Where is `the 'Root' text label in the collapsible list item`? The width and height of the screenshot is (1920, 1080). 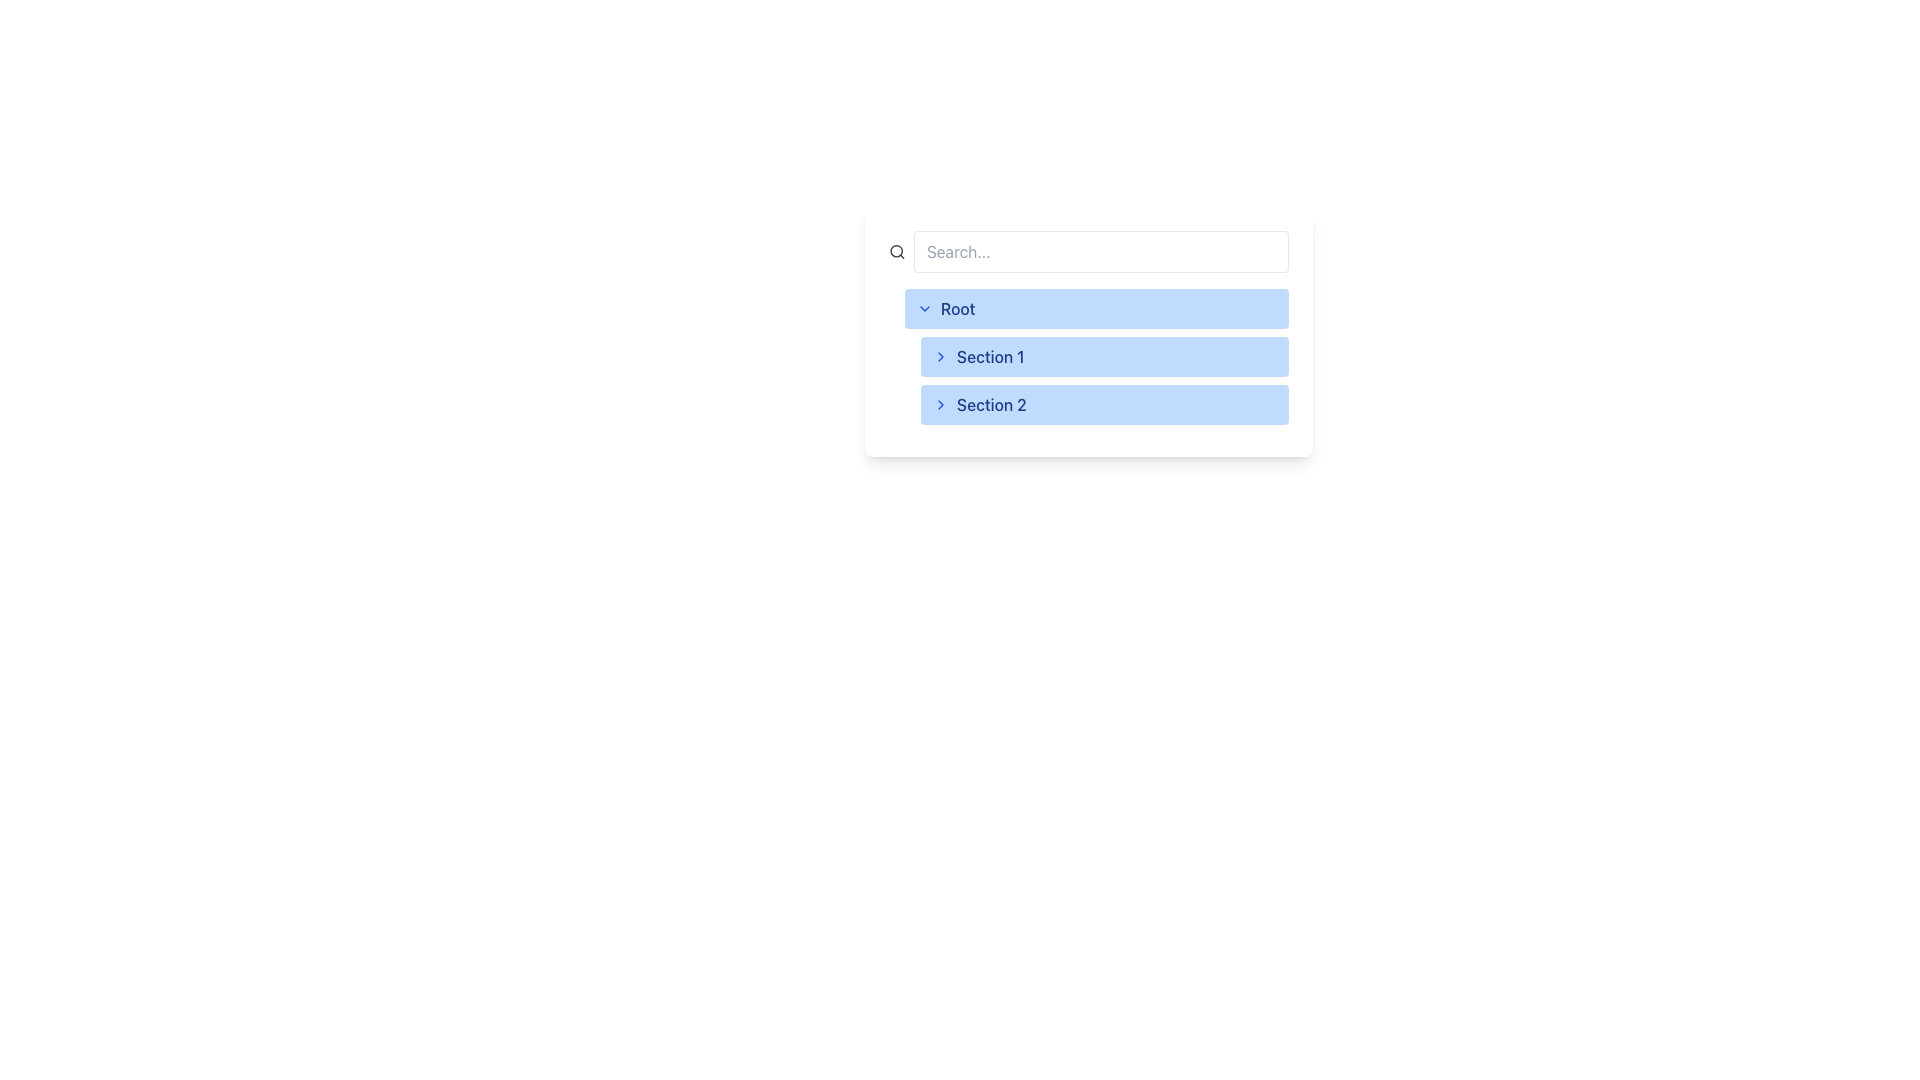
the 'Root' text label in the collapsible list item is located at coordinates (945, 308).